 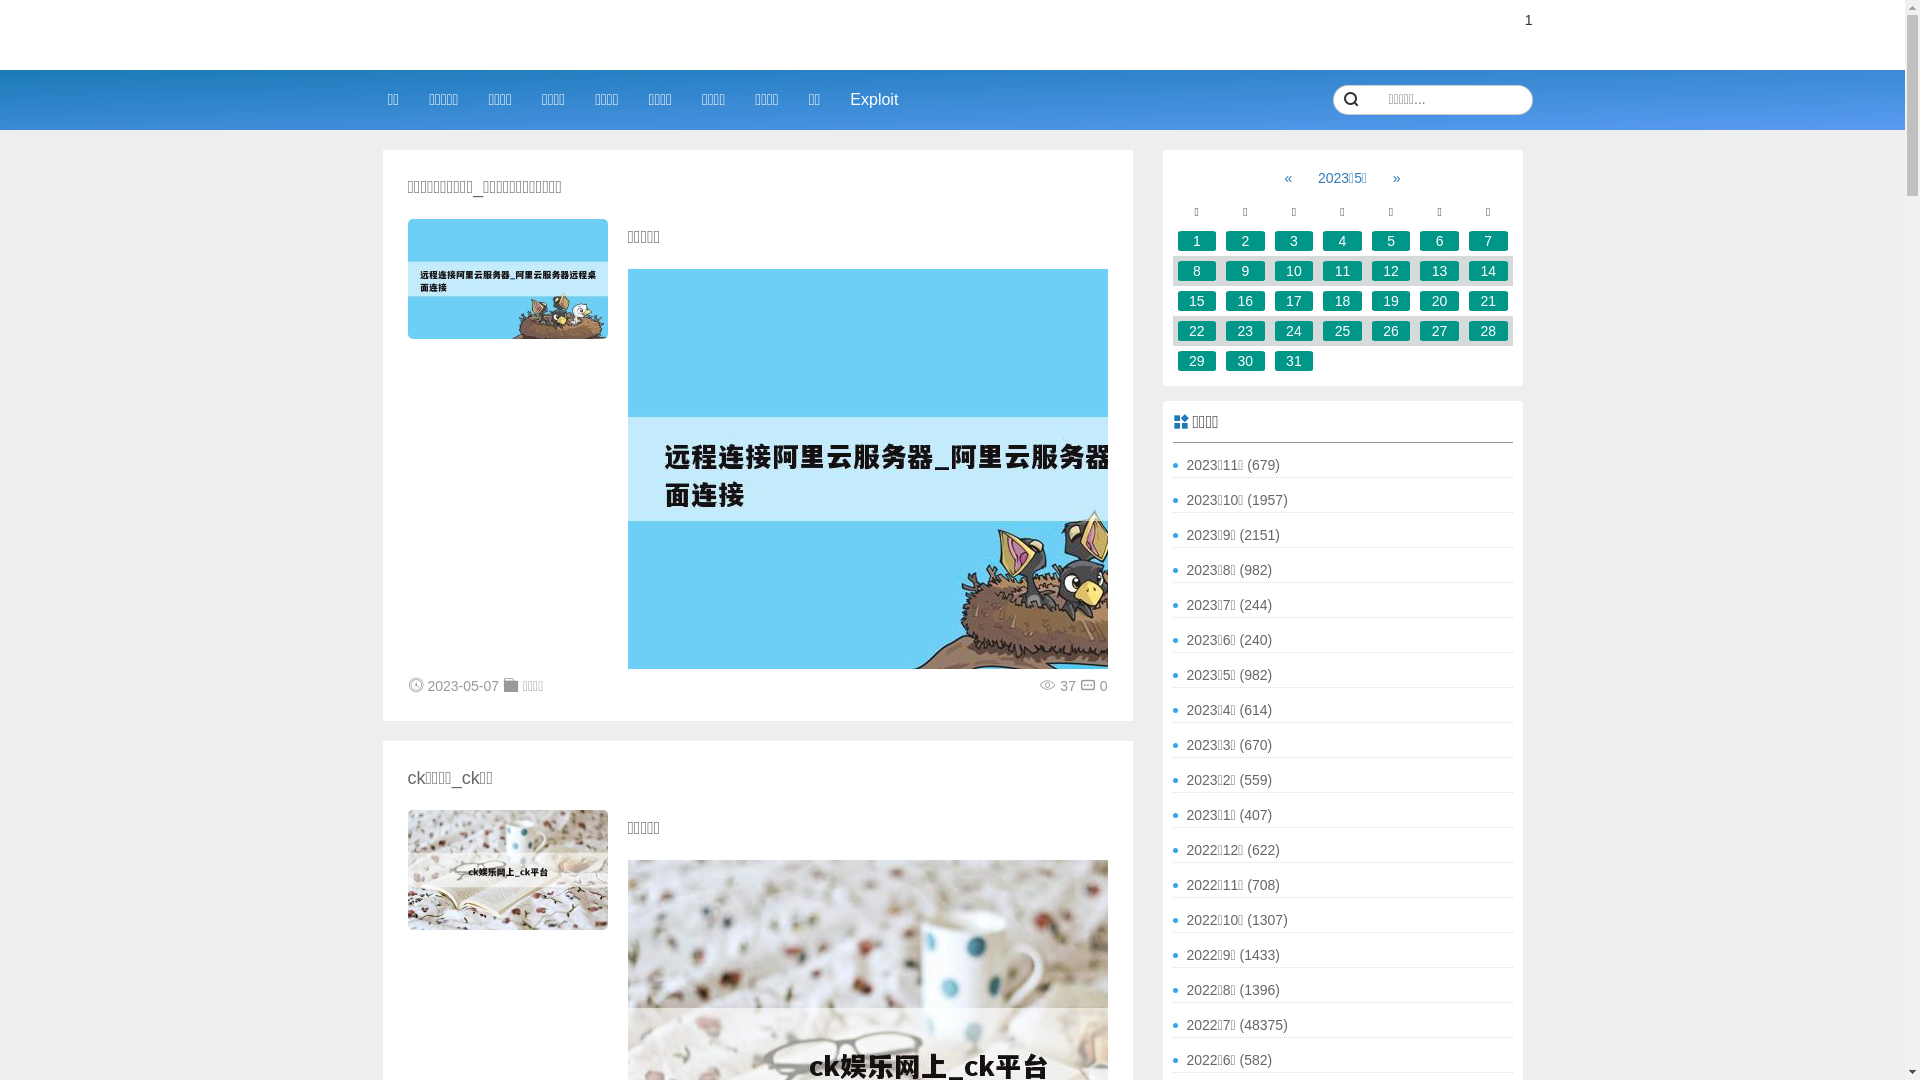 What do you see at coordinates (1294, 361) in the screenshot?
I see `'31'` at bounding box center [1294, 361].